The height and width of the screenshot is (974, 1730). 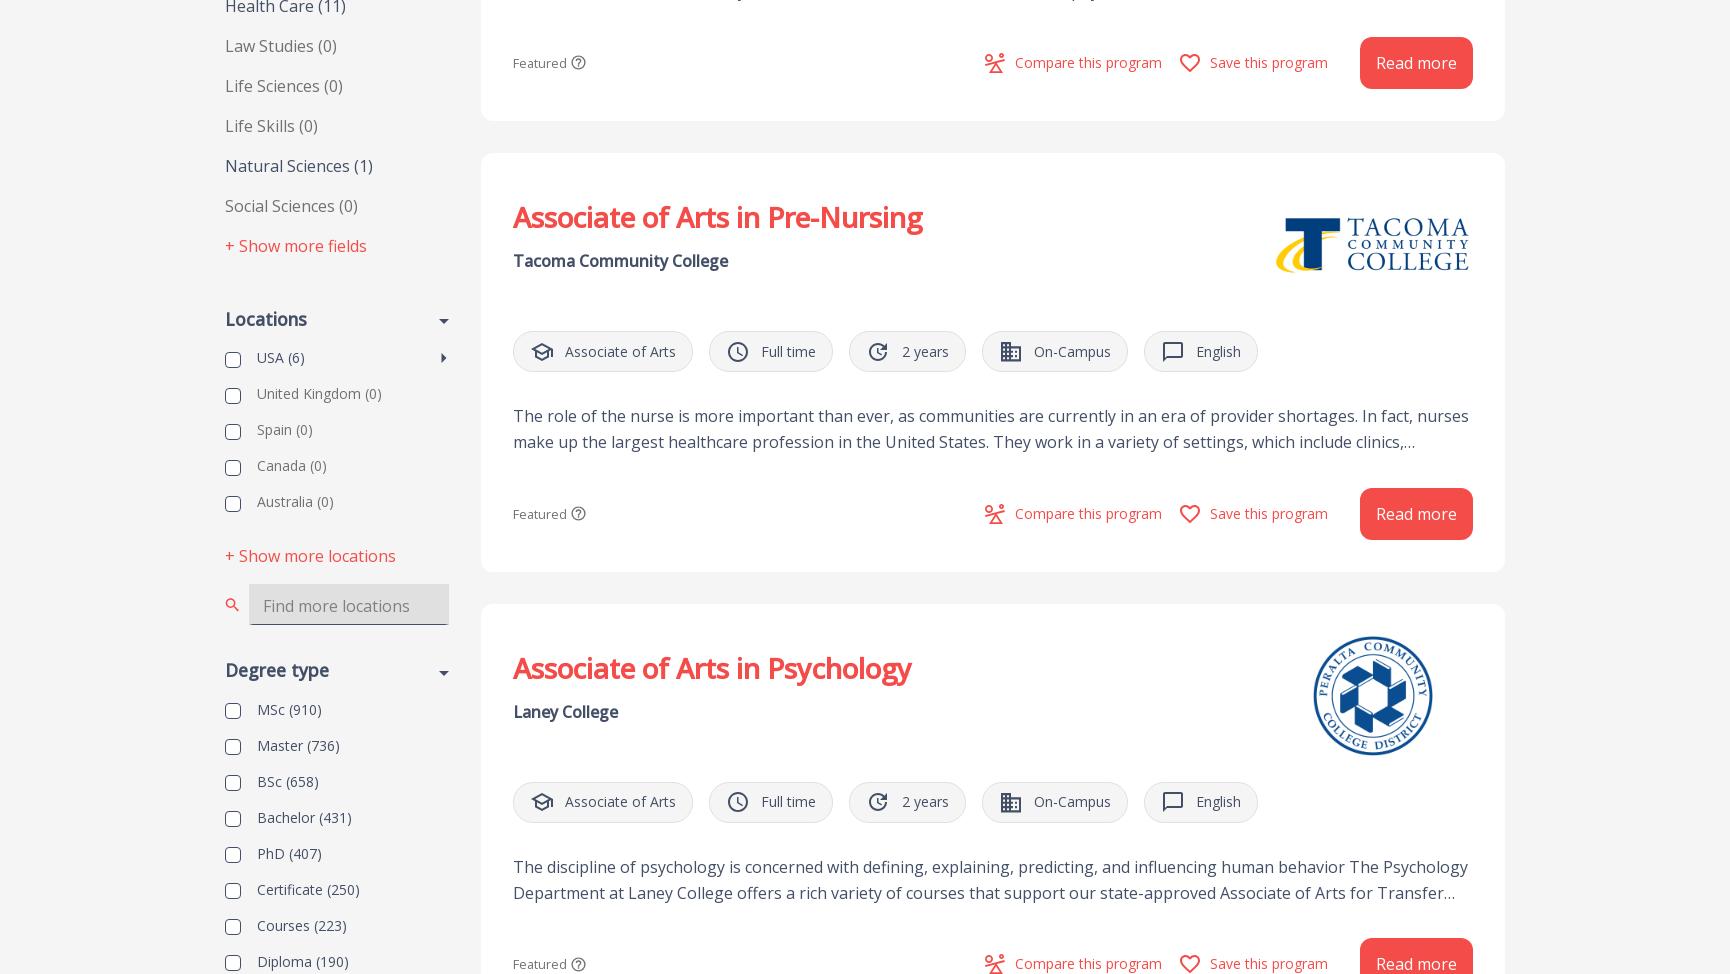 I want to click on 'Natural Sciences (1)', so click(x=298, y=165).